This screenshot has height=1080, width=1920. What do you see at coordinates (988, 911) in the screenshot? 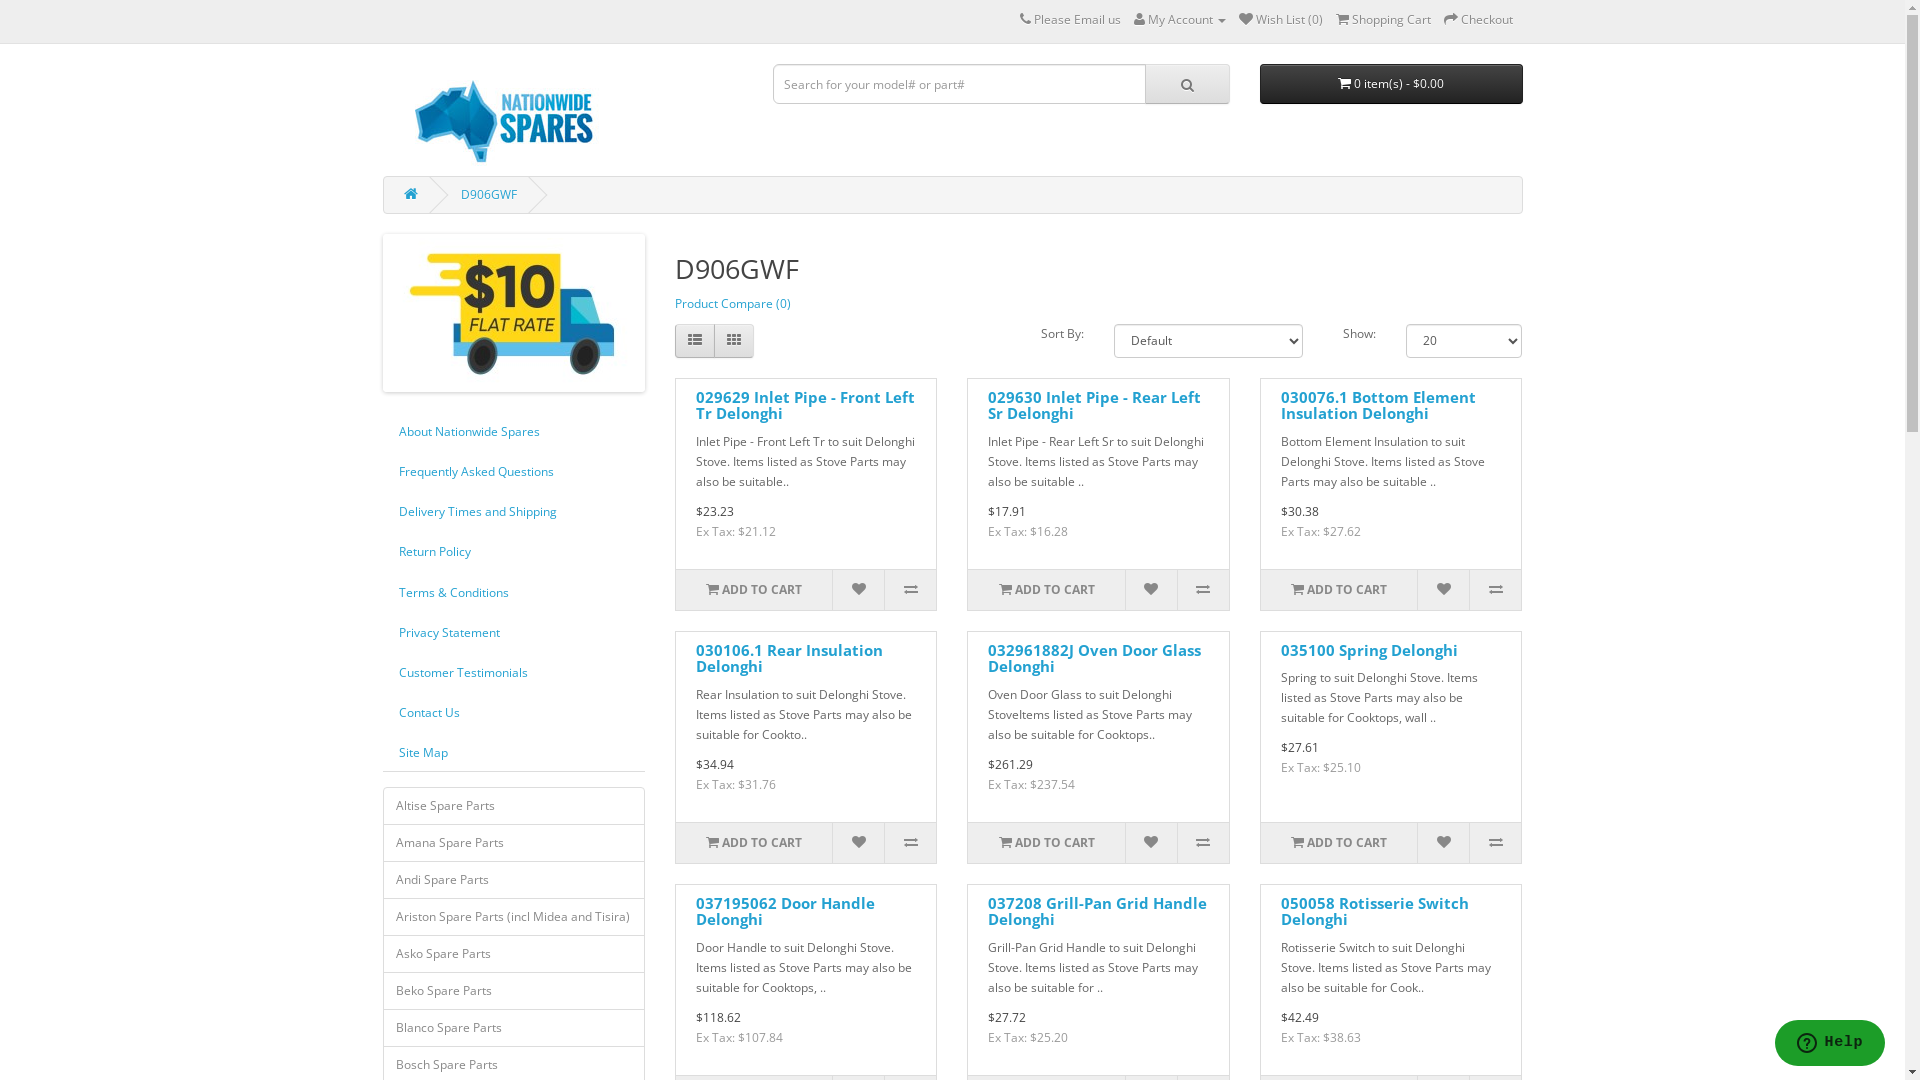
I see `'037208 Grill-Pan Grid Handle Delonghi'` at bounding box center [988, 911].